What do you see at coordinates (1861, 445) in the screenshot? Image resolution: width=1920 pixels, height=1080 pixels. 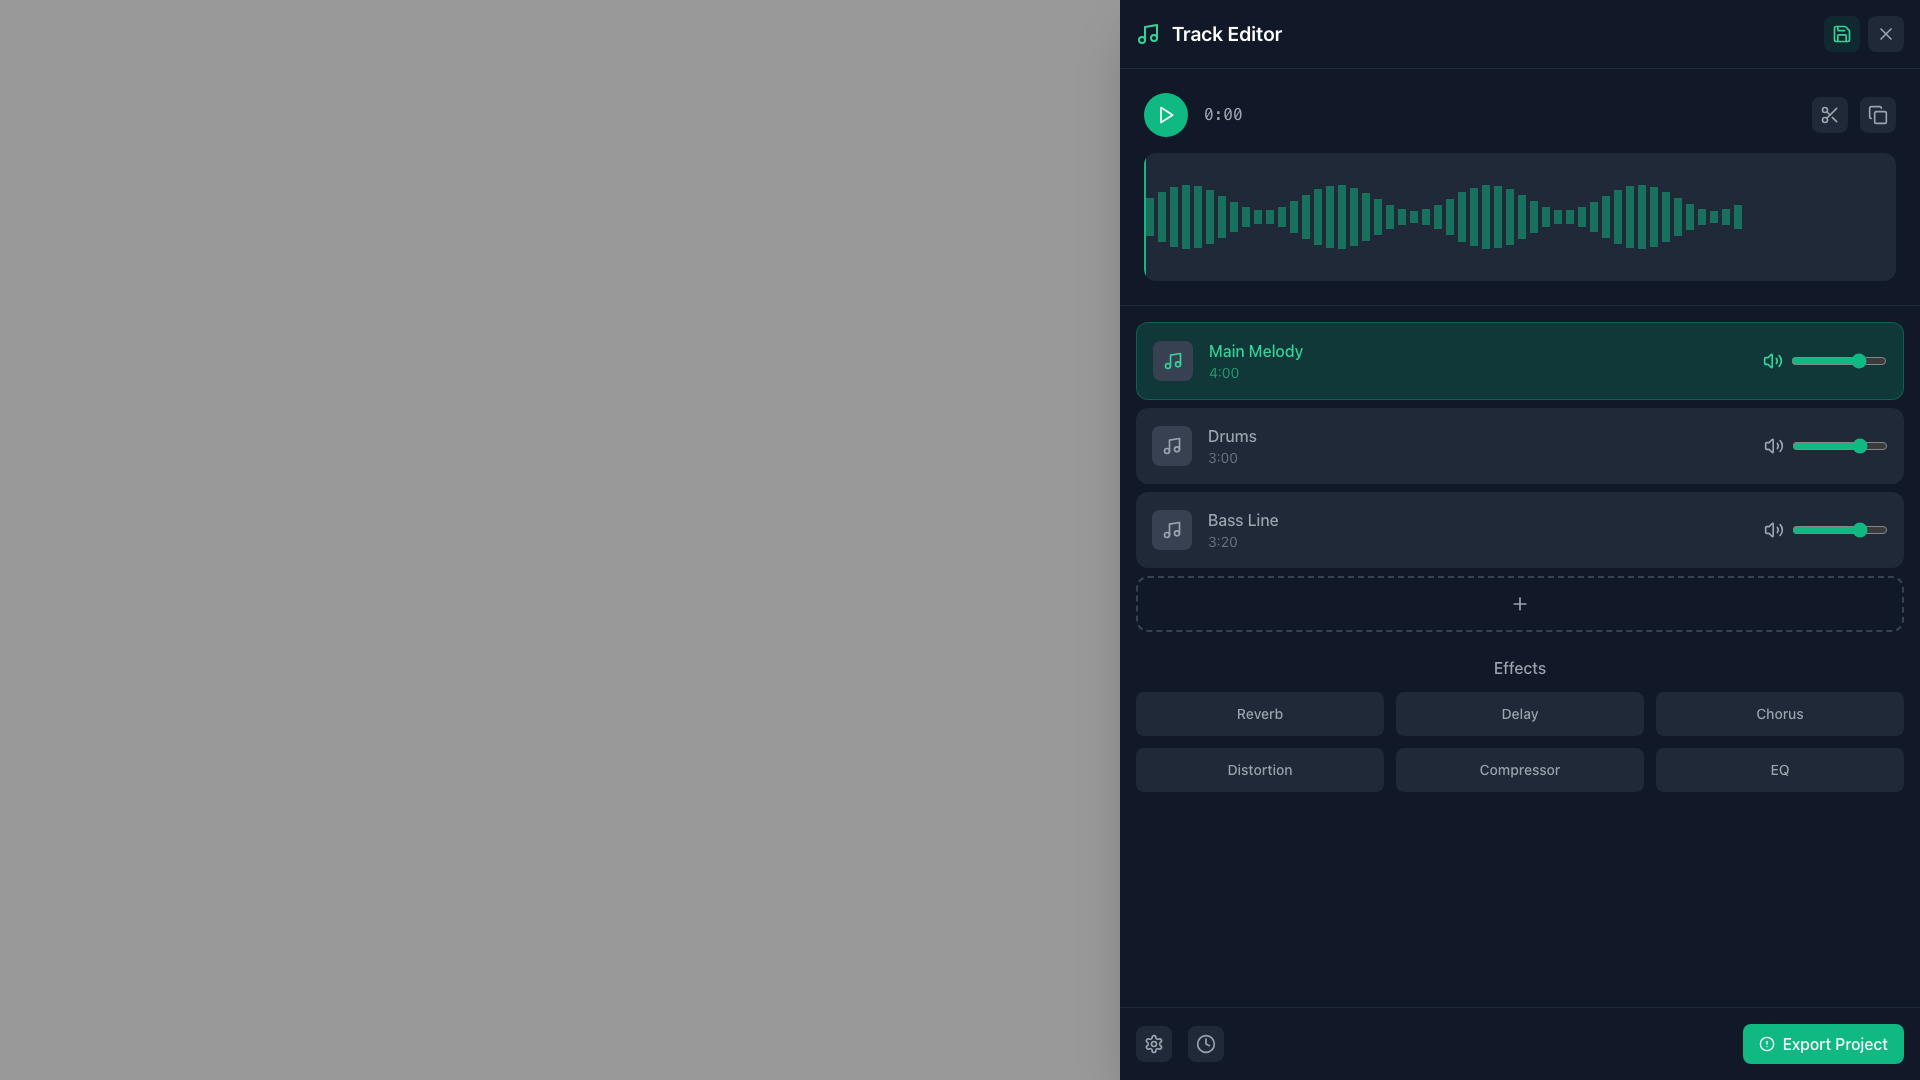 I see `the volume slider` at bounding box center [1861, 445].